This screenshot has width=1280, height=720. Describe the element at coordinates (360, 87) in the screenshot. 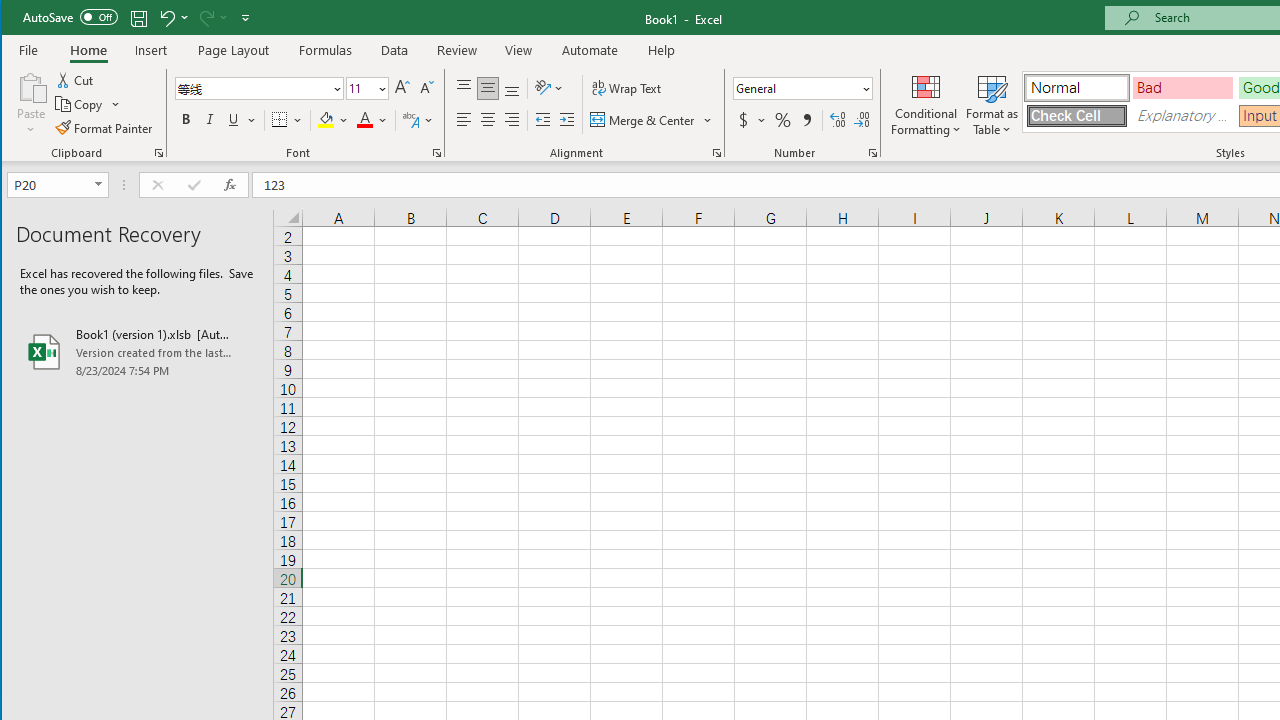

I see `'Font Size'` at that location.